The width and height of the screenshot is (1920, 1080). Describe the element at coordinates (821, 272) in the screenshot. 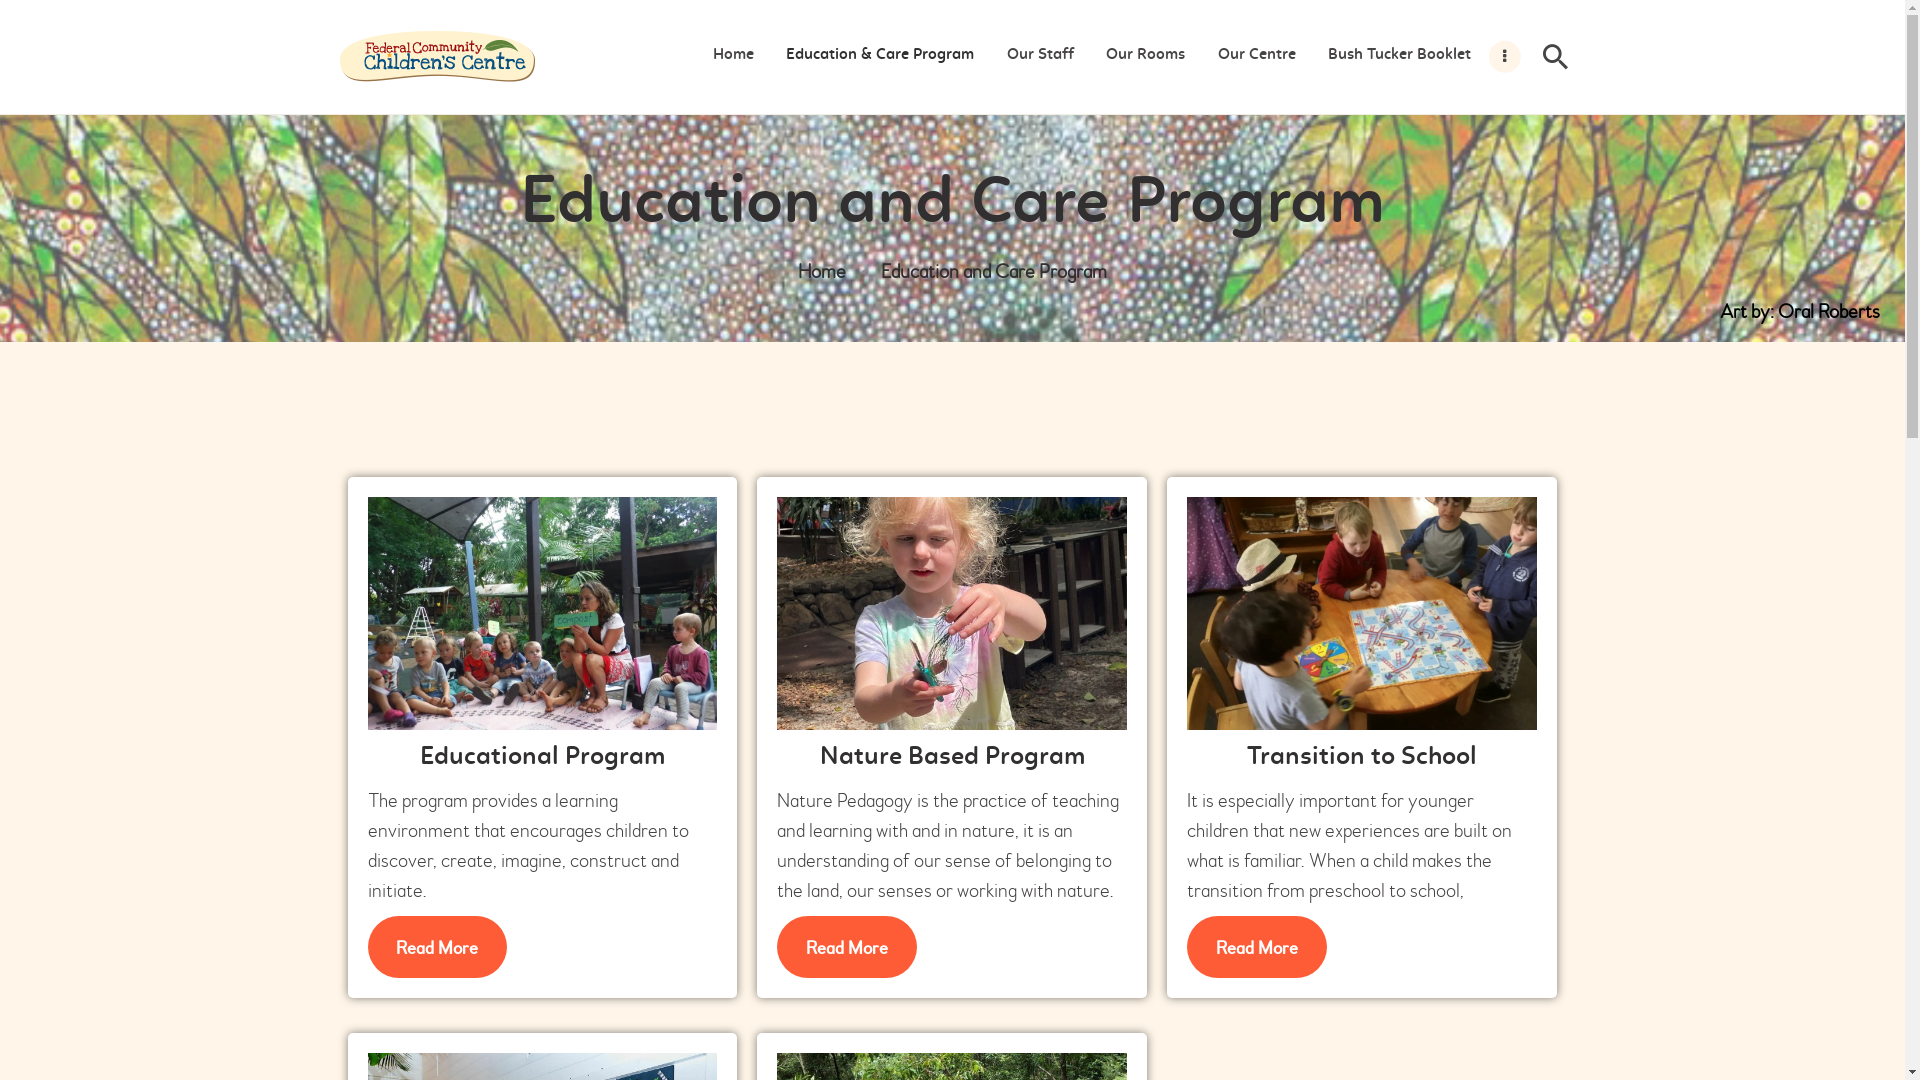

I see `'Home'` at that location.